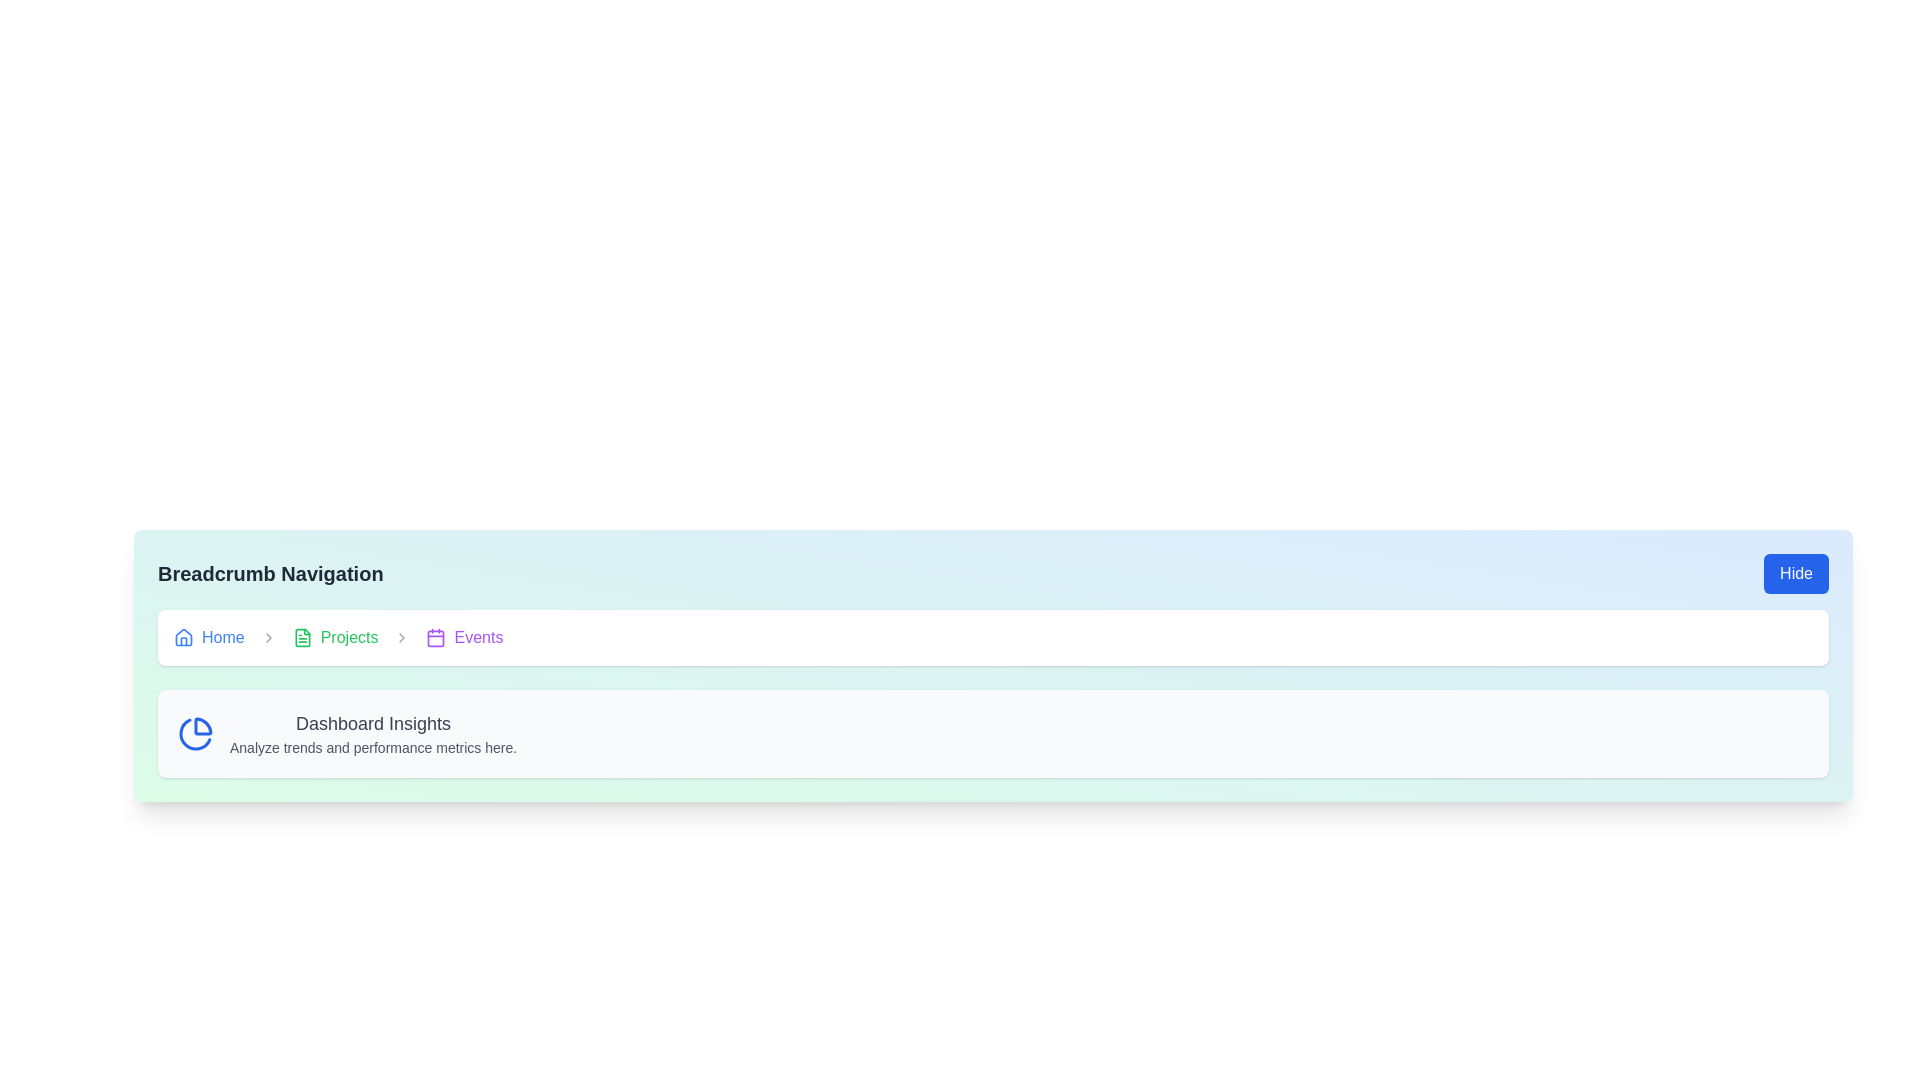 This screenshot has width=1920, height=1080. Describe the element at coordinates (373, 733) in the screenshot. I see `details from the Textual Label displaying 'Dashboard Insights' and its description 'Analyze trends and performance metrics here.'` at that location.